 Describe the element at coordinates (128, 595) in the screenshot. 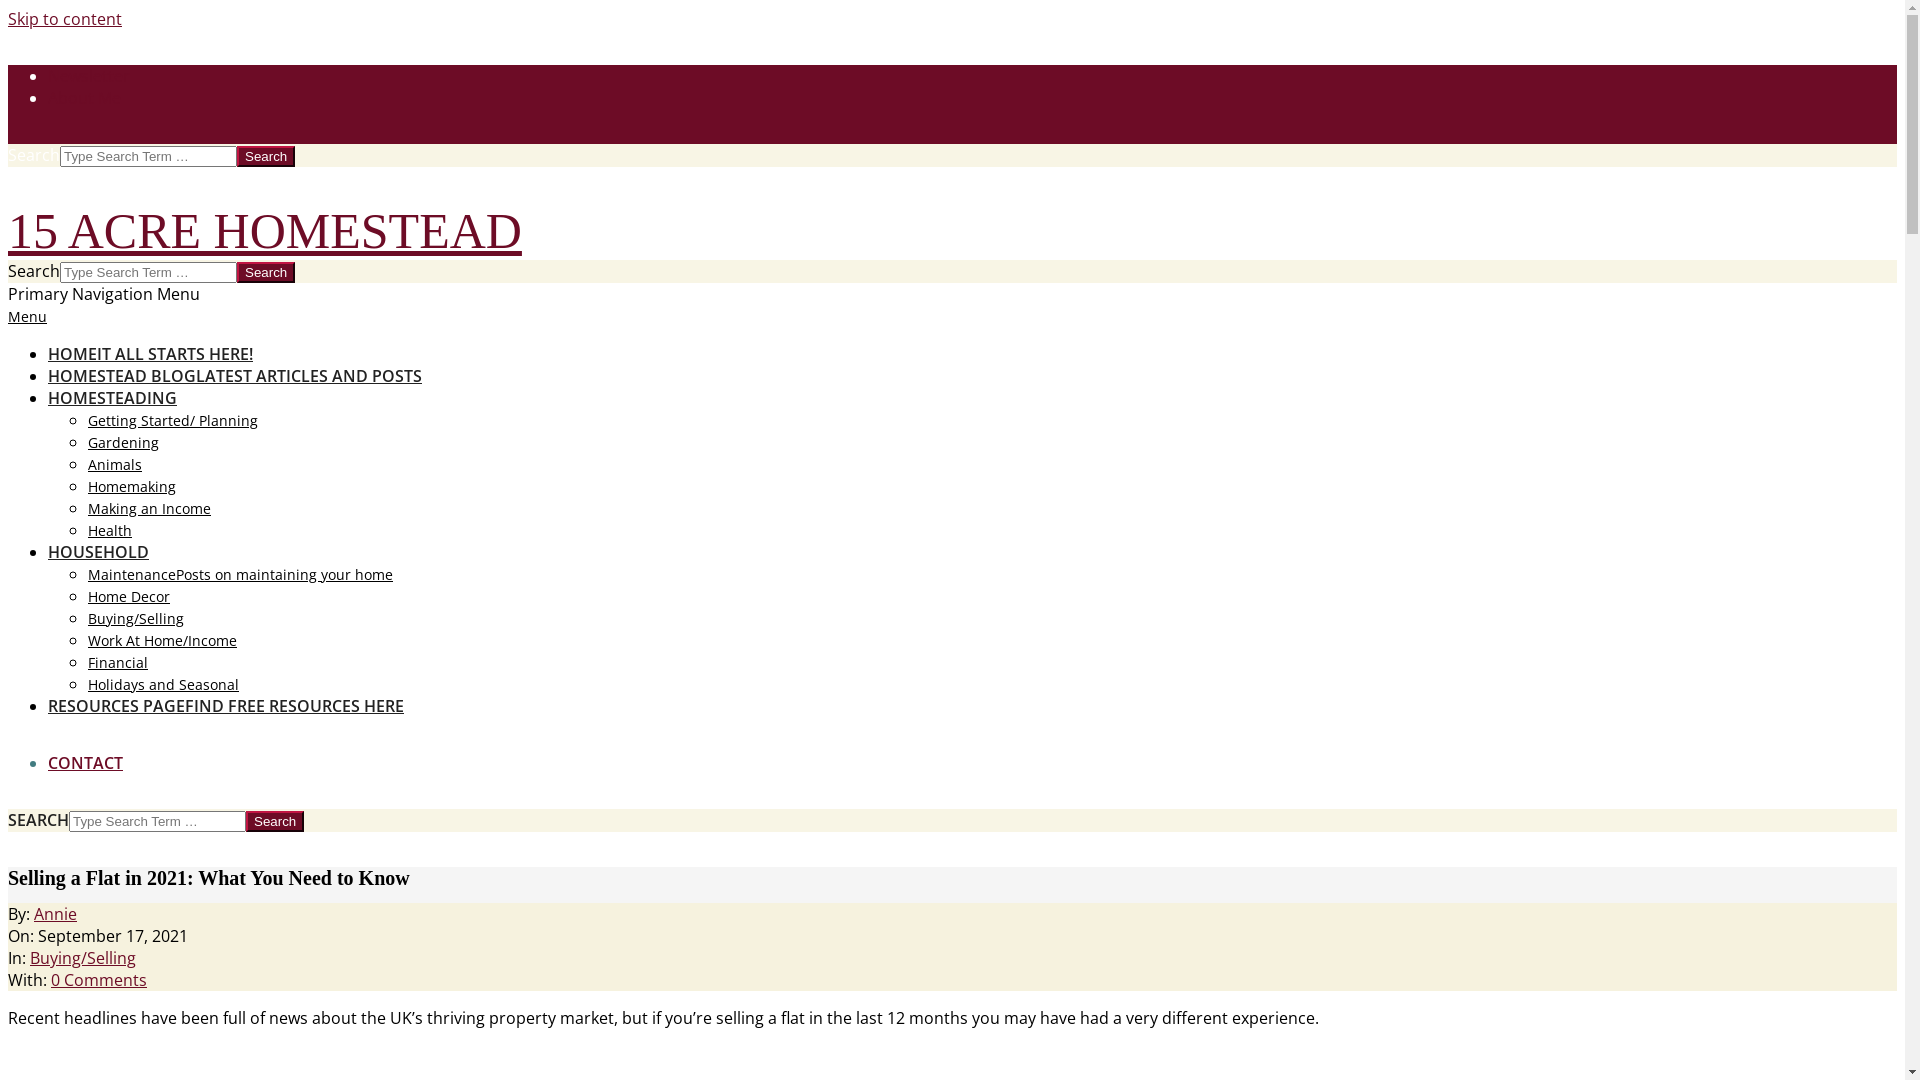

I see `'Home Decor'` at that location.